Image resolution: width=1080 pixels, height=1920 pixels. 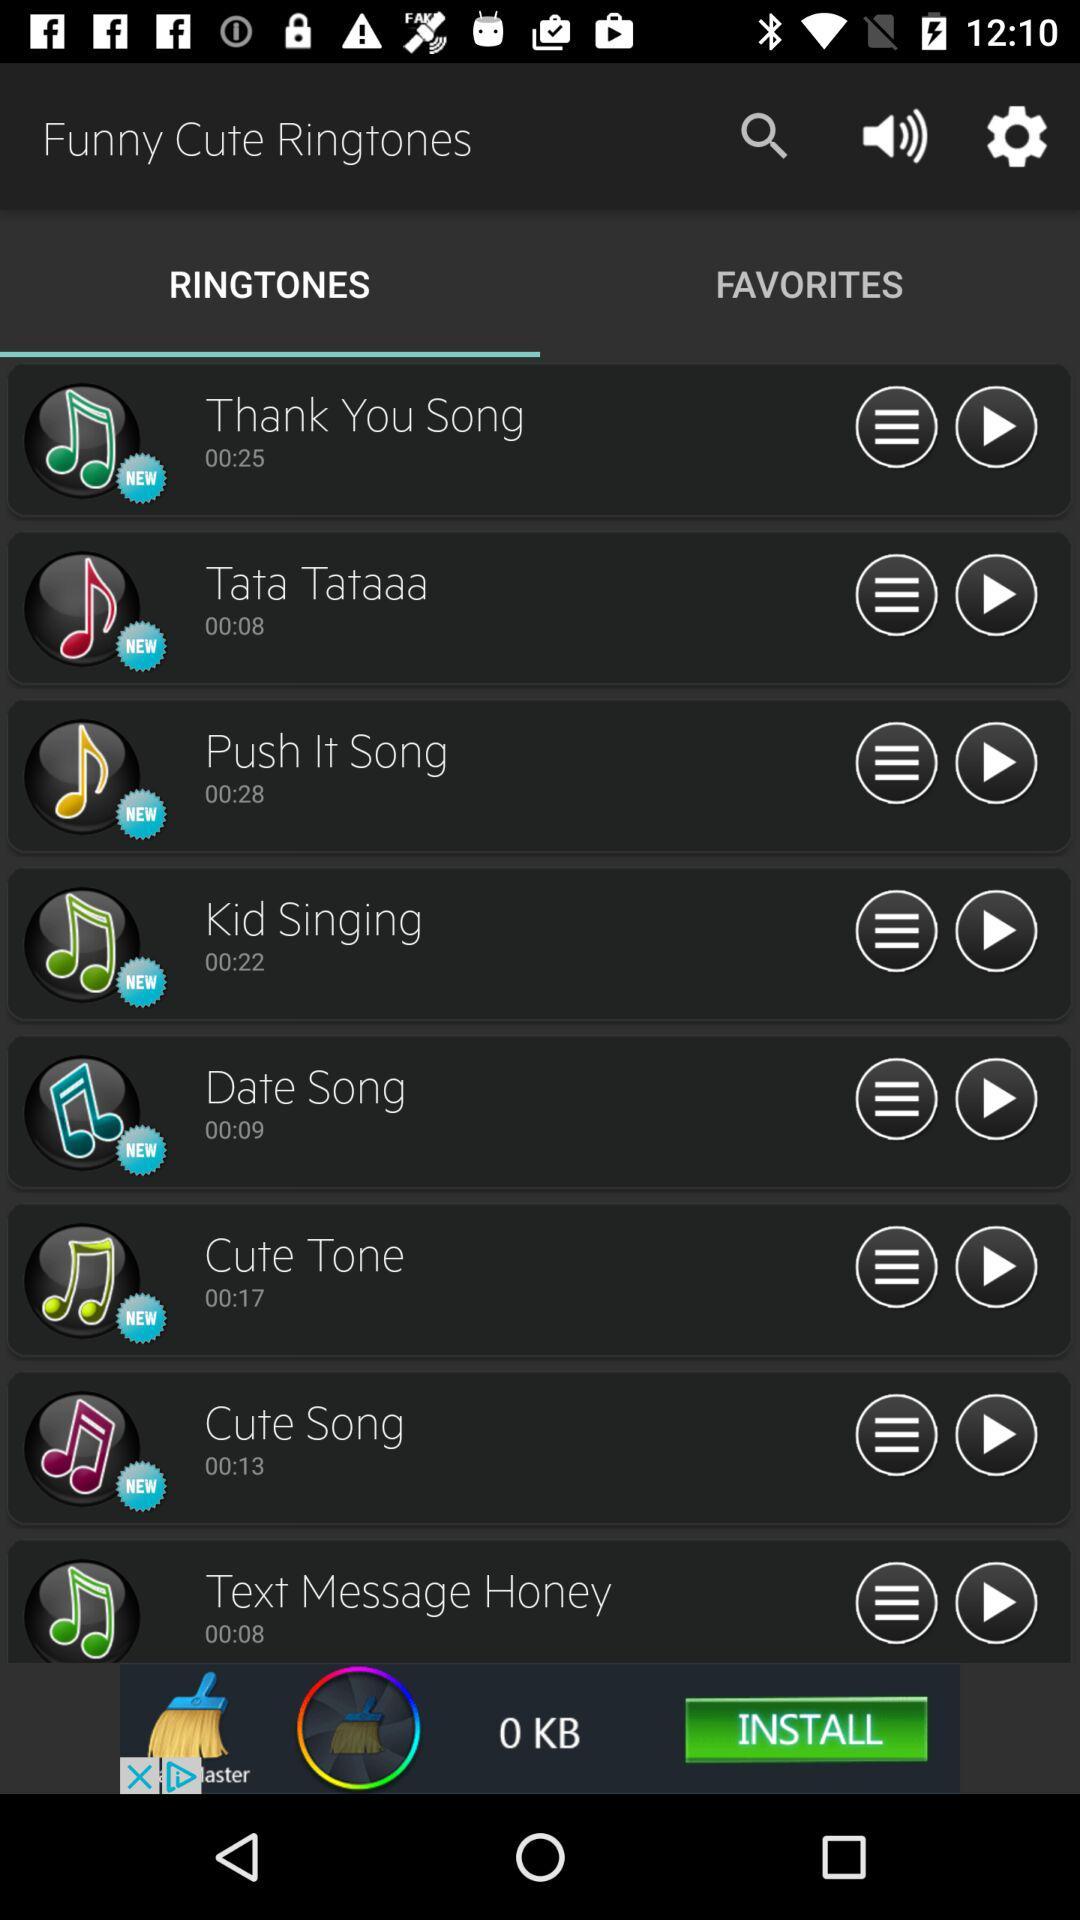 What do you see at coordinates (995, 1435) in the screenshot?
I see `ringtone` at bounding box center [995, 1435].